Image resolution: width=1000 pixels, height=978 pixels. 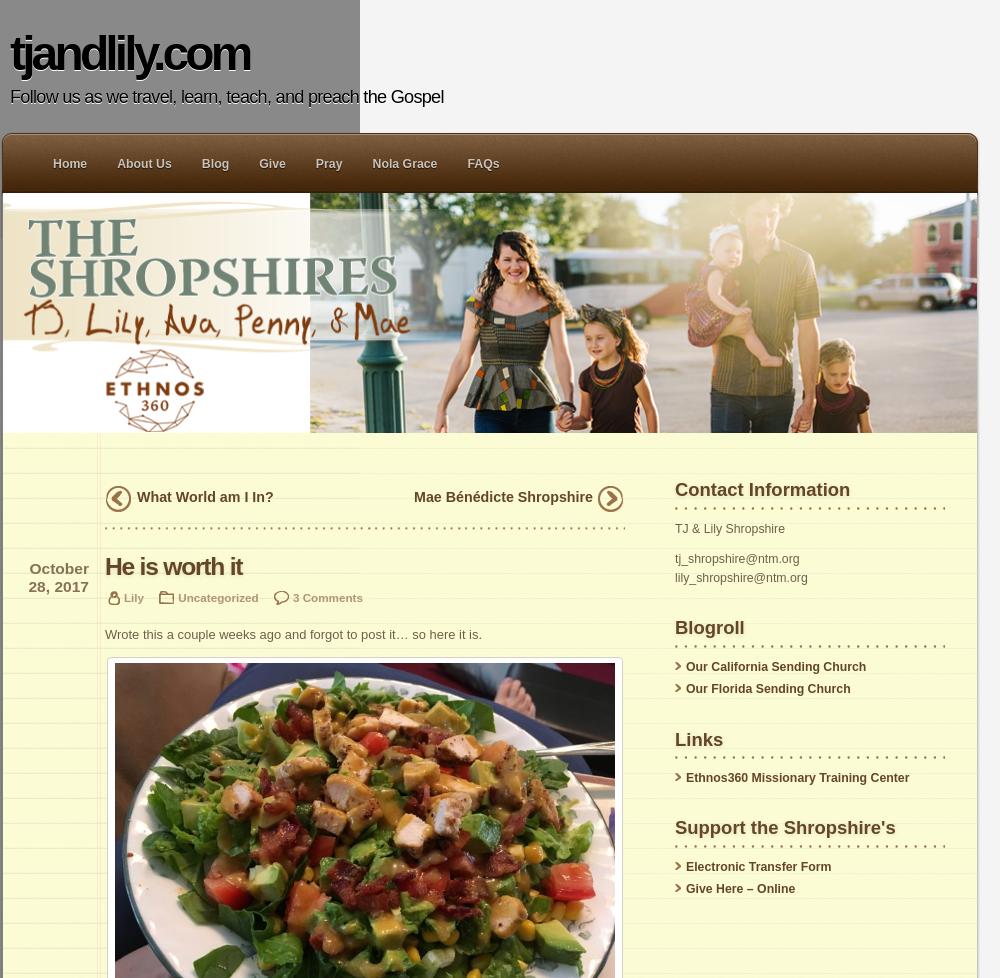 What do you see at coordinates (259, 164) in the screenshot?
I see `'Give'` at bounding box center [259, 164].